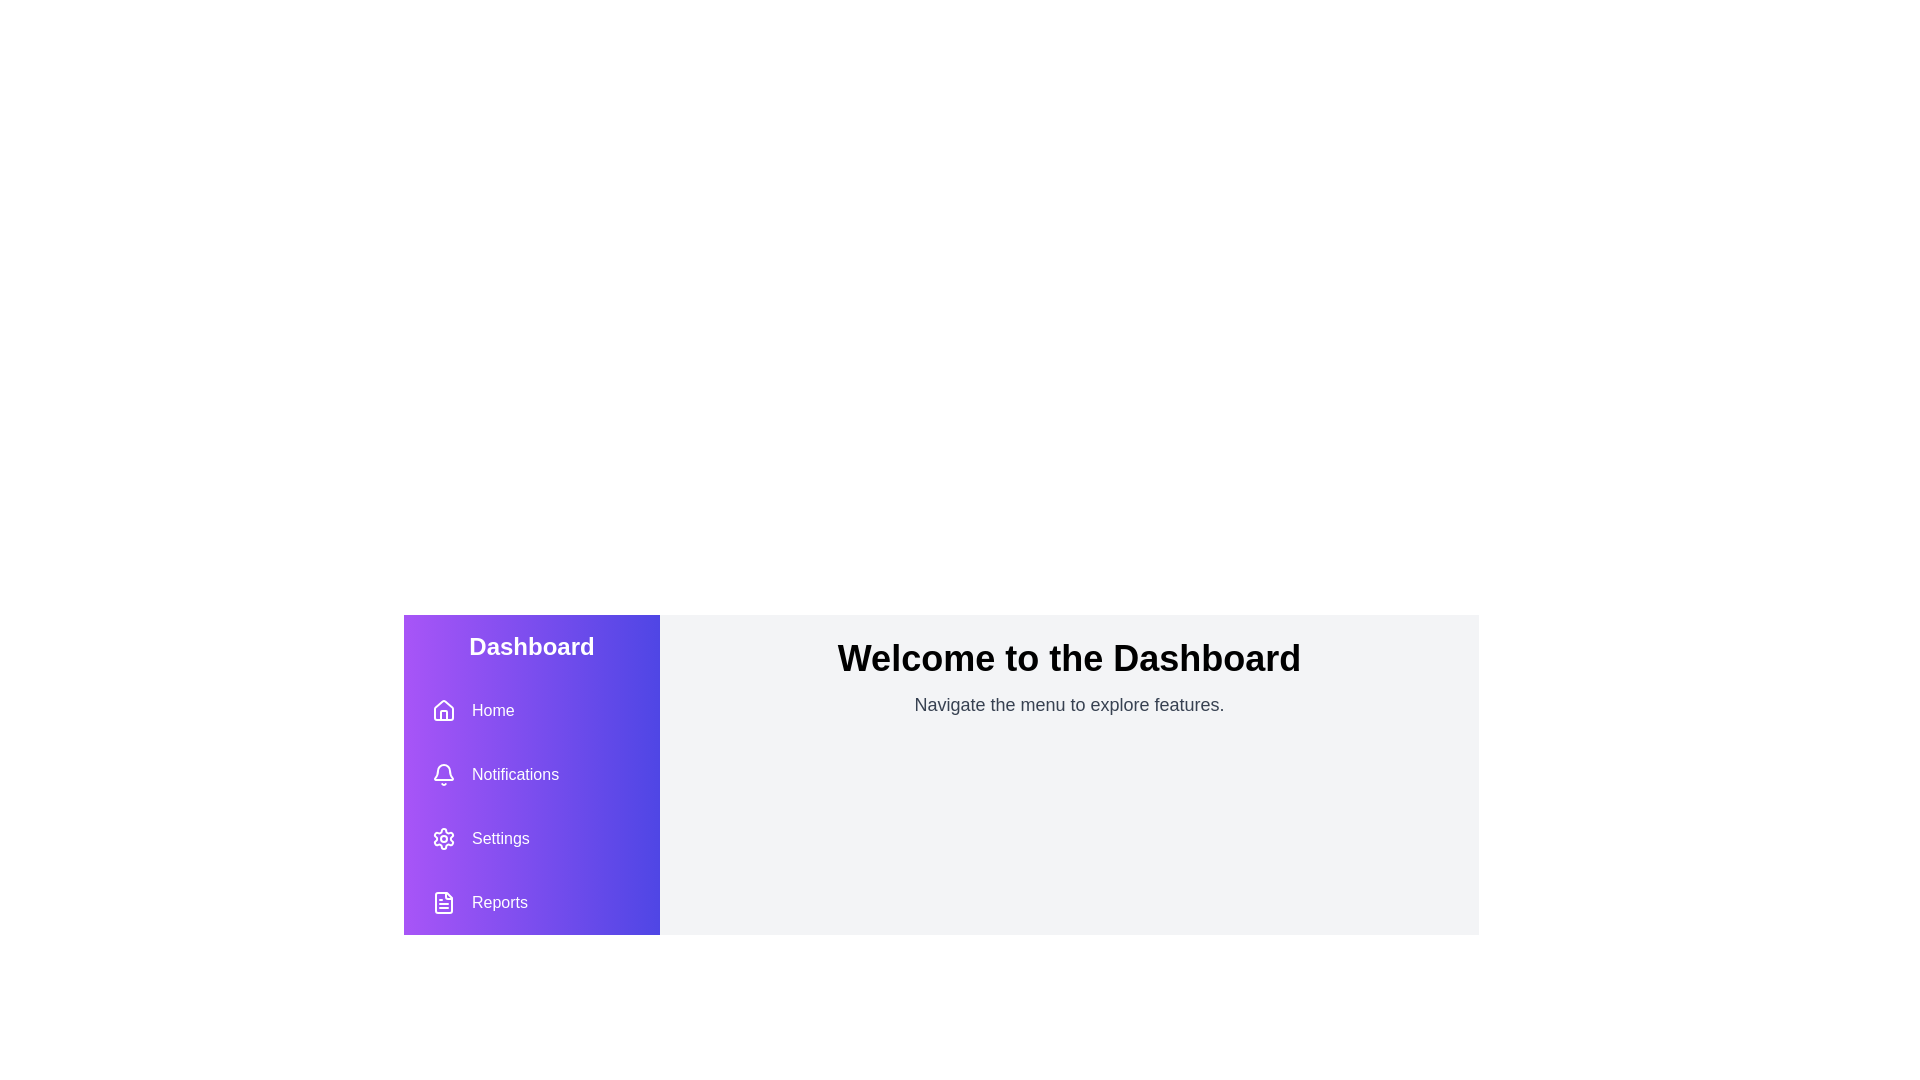 The height and width of the screenshot is (1080, 1920). I want to click on the 'Home' button to navigate to the home section, so click(472, 709).